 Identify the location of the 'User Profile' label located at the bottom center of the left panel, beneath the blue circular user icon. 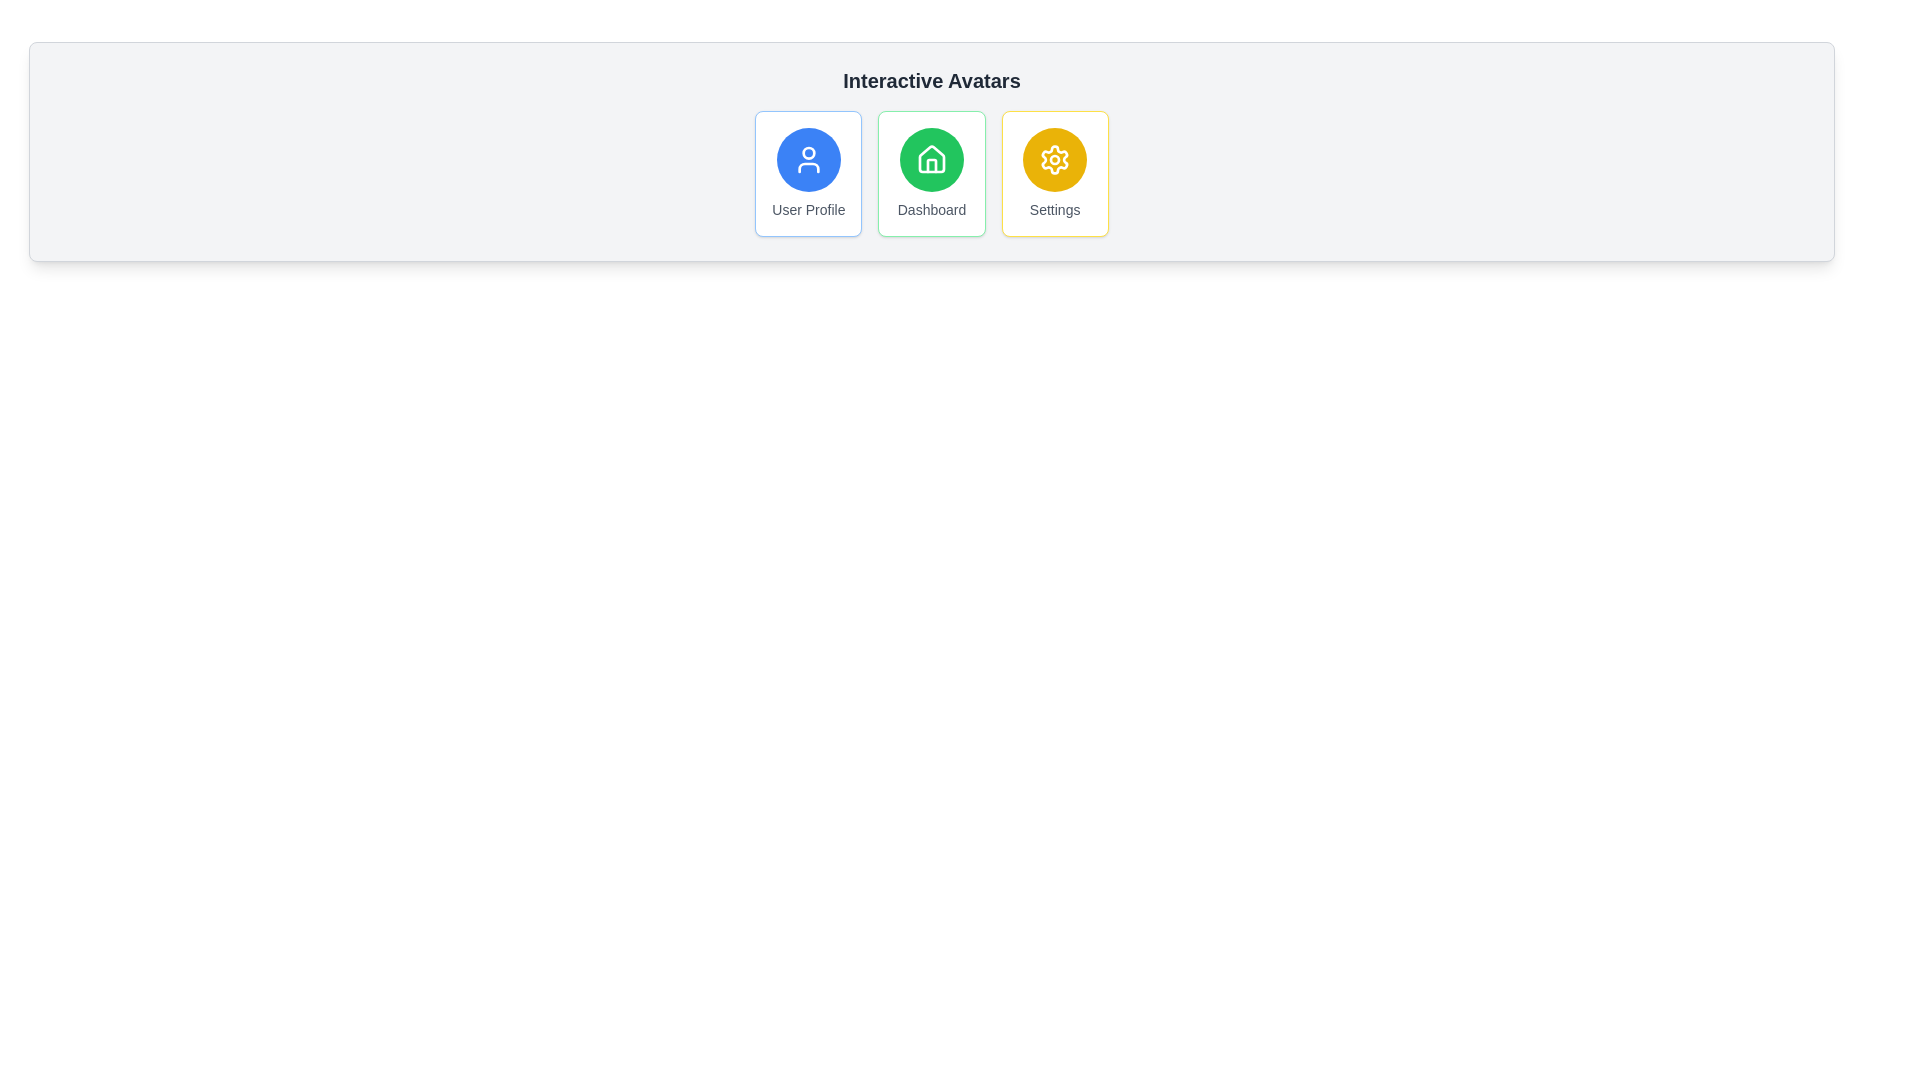
(808, 209).